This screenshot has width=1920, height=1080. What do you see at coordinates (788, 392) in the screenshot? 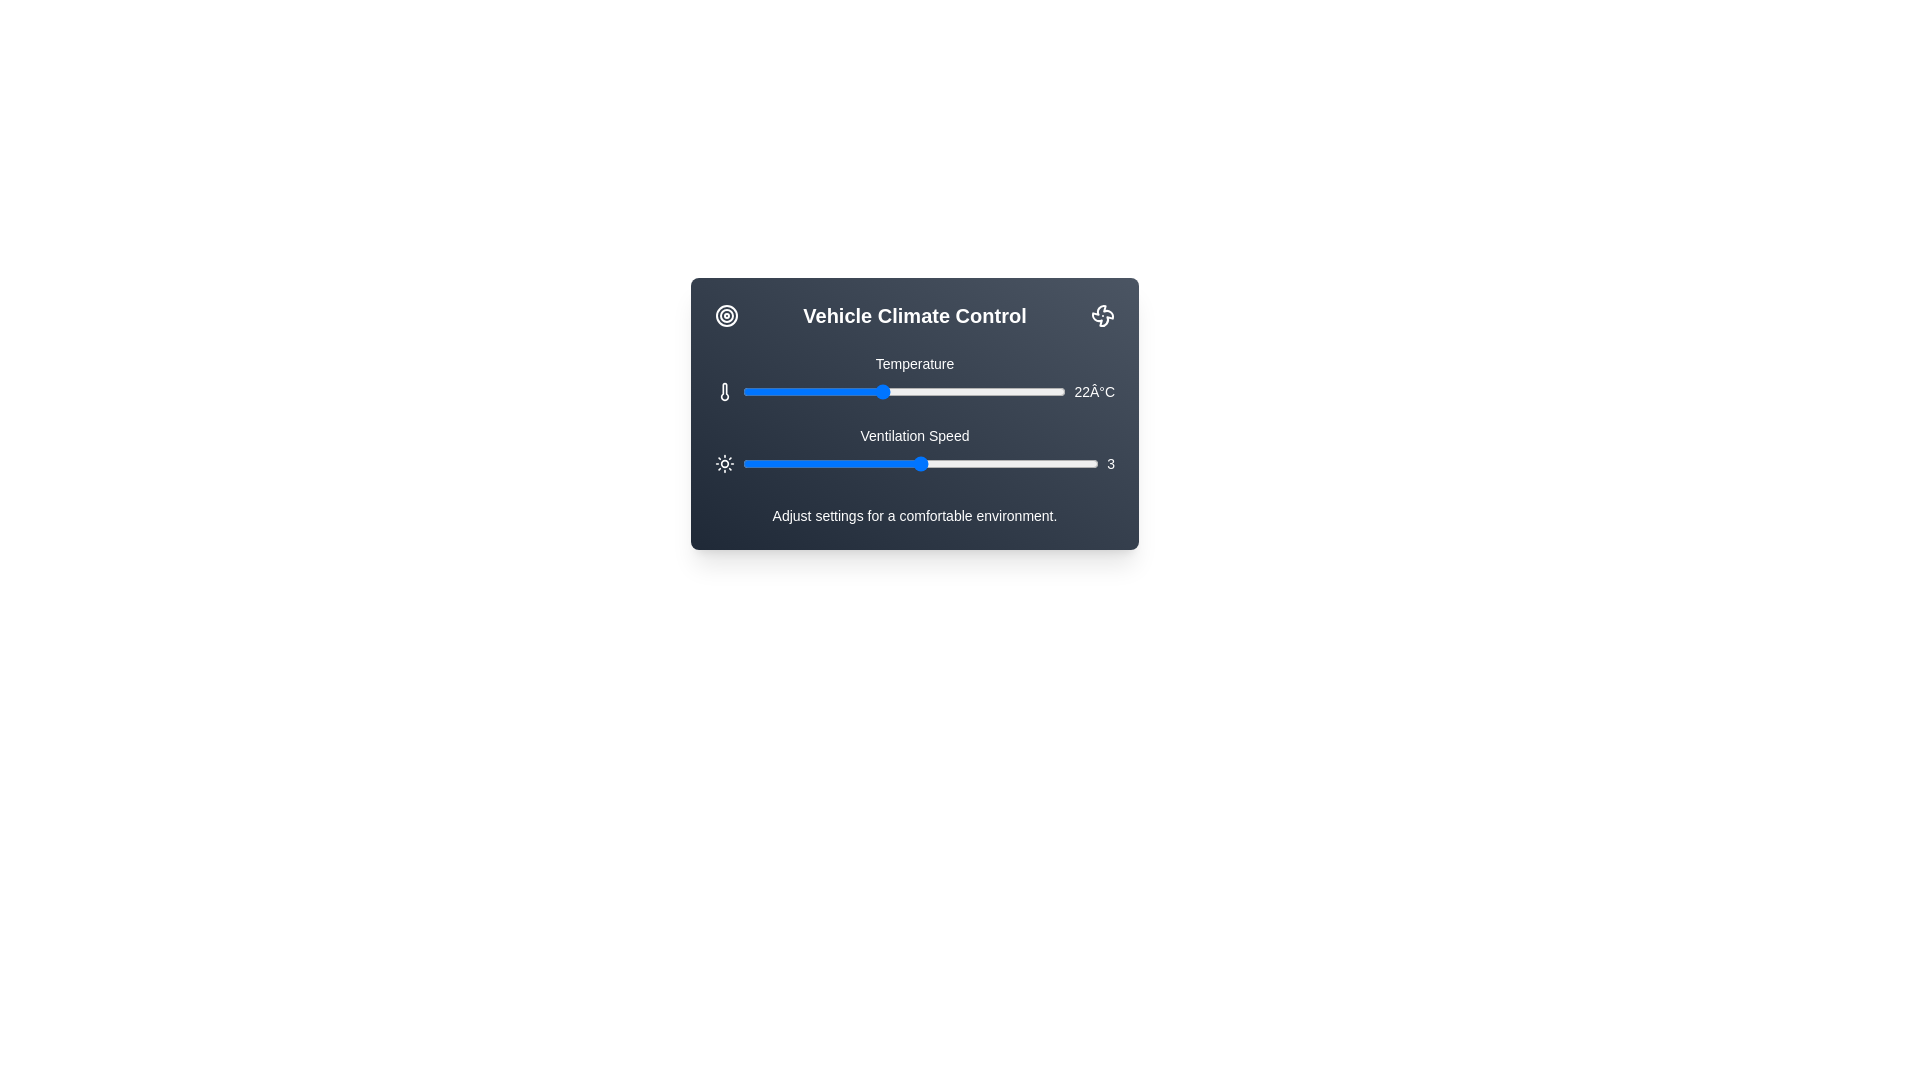
I see `the temperature slider to set the temperature to 18 degrees Celsius` at bounding box center [788, 392].